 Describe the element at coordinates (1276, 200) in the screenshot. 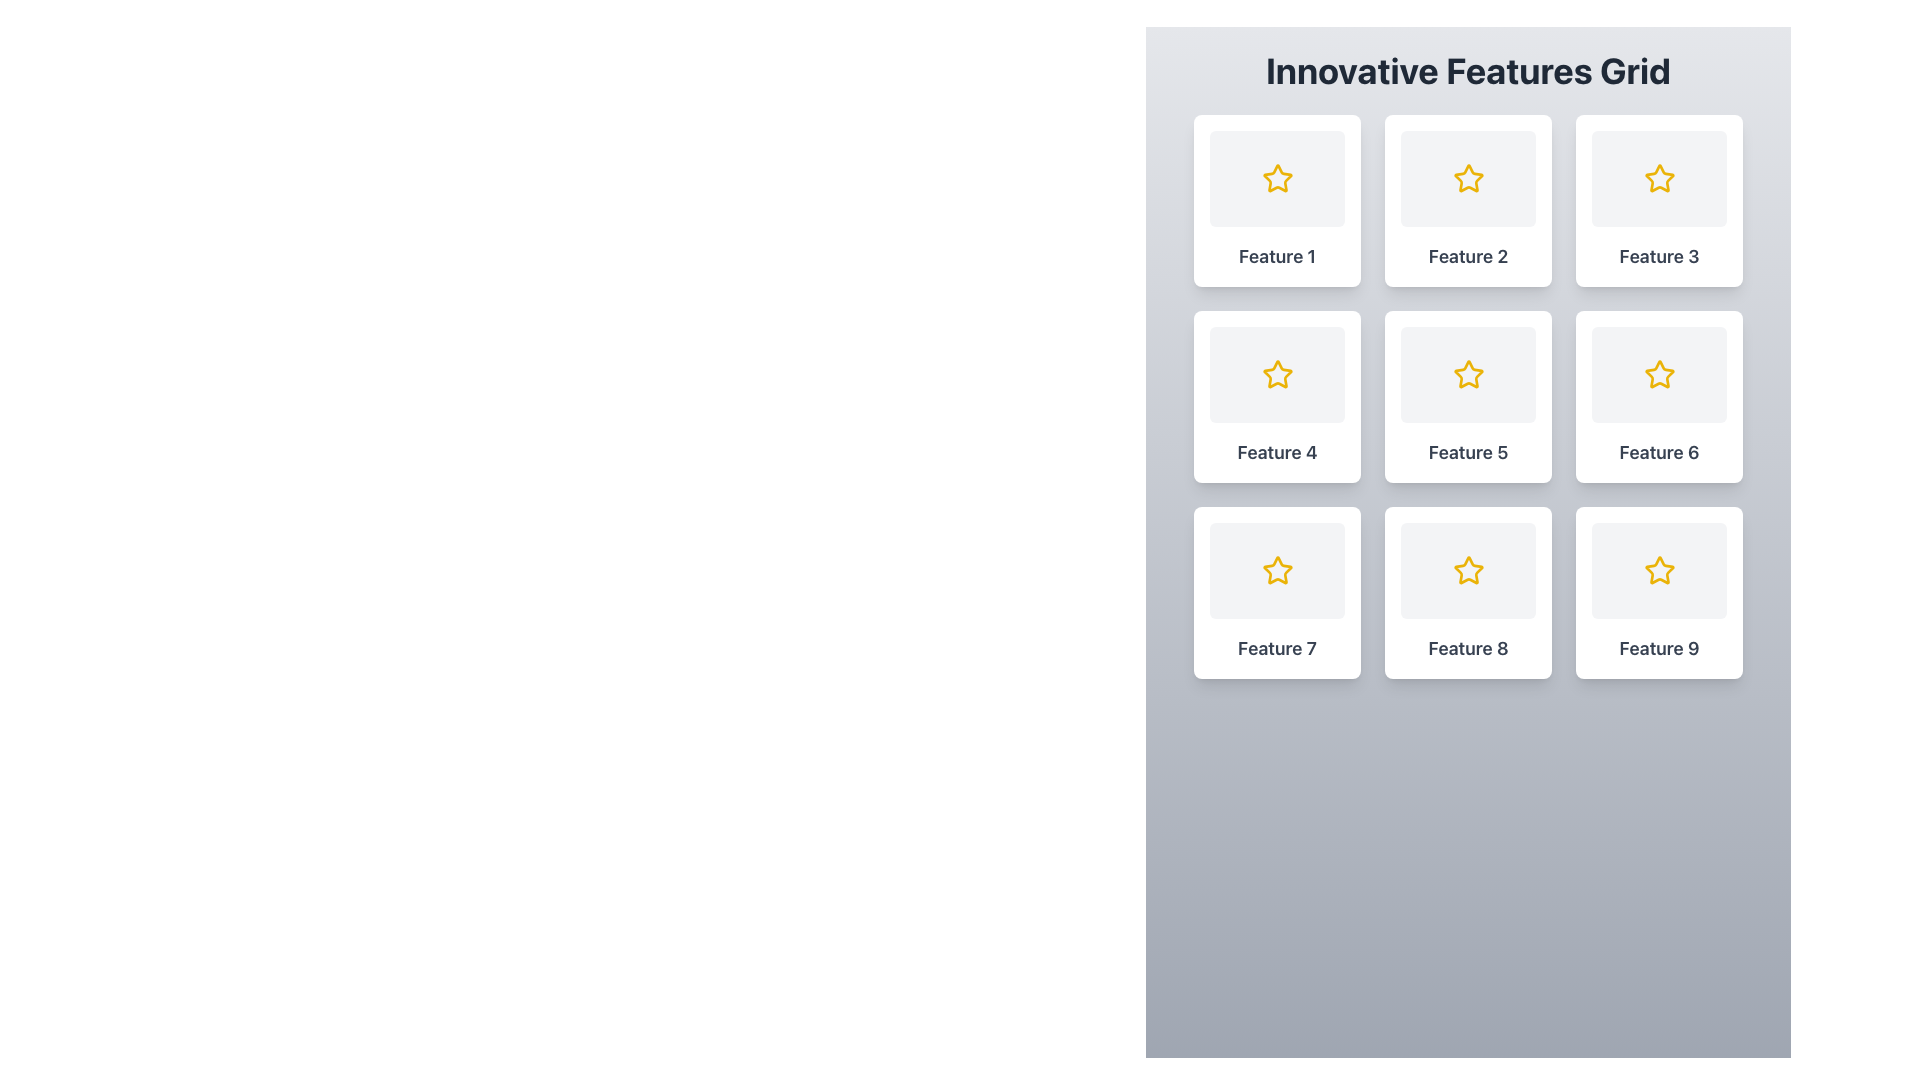

I see `the interactive card with a star icon located in the upper-left corner of the 'Innovative Features Grid'` at that location.